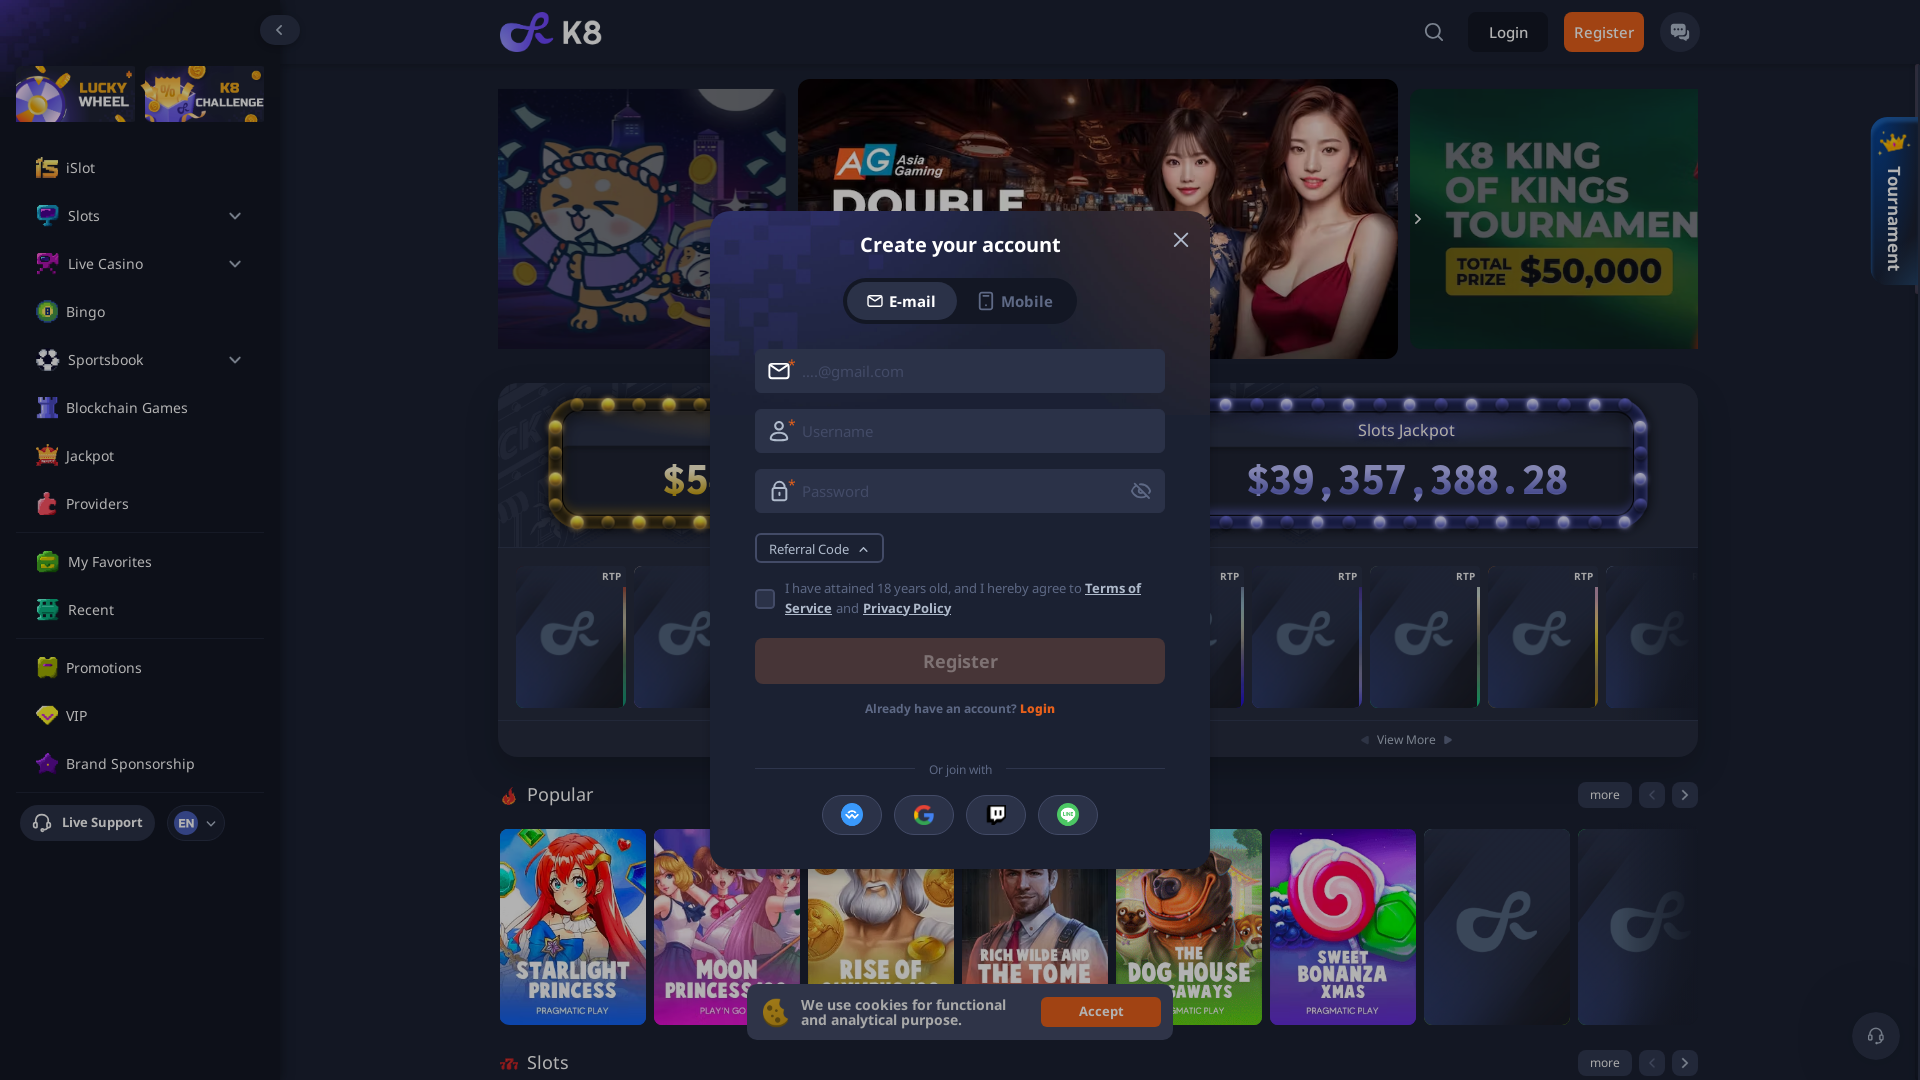 This screenshot has width=1920, height=1080. I want to click on 'VIP Baccarat', so click(570, 636).